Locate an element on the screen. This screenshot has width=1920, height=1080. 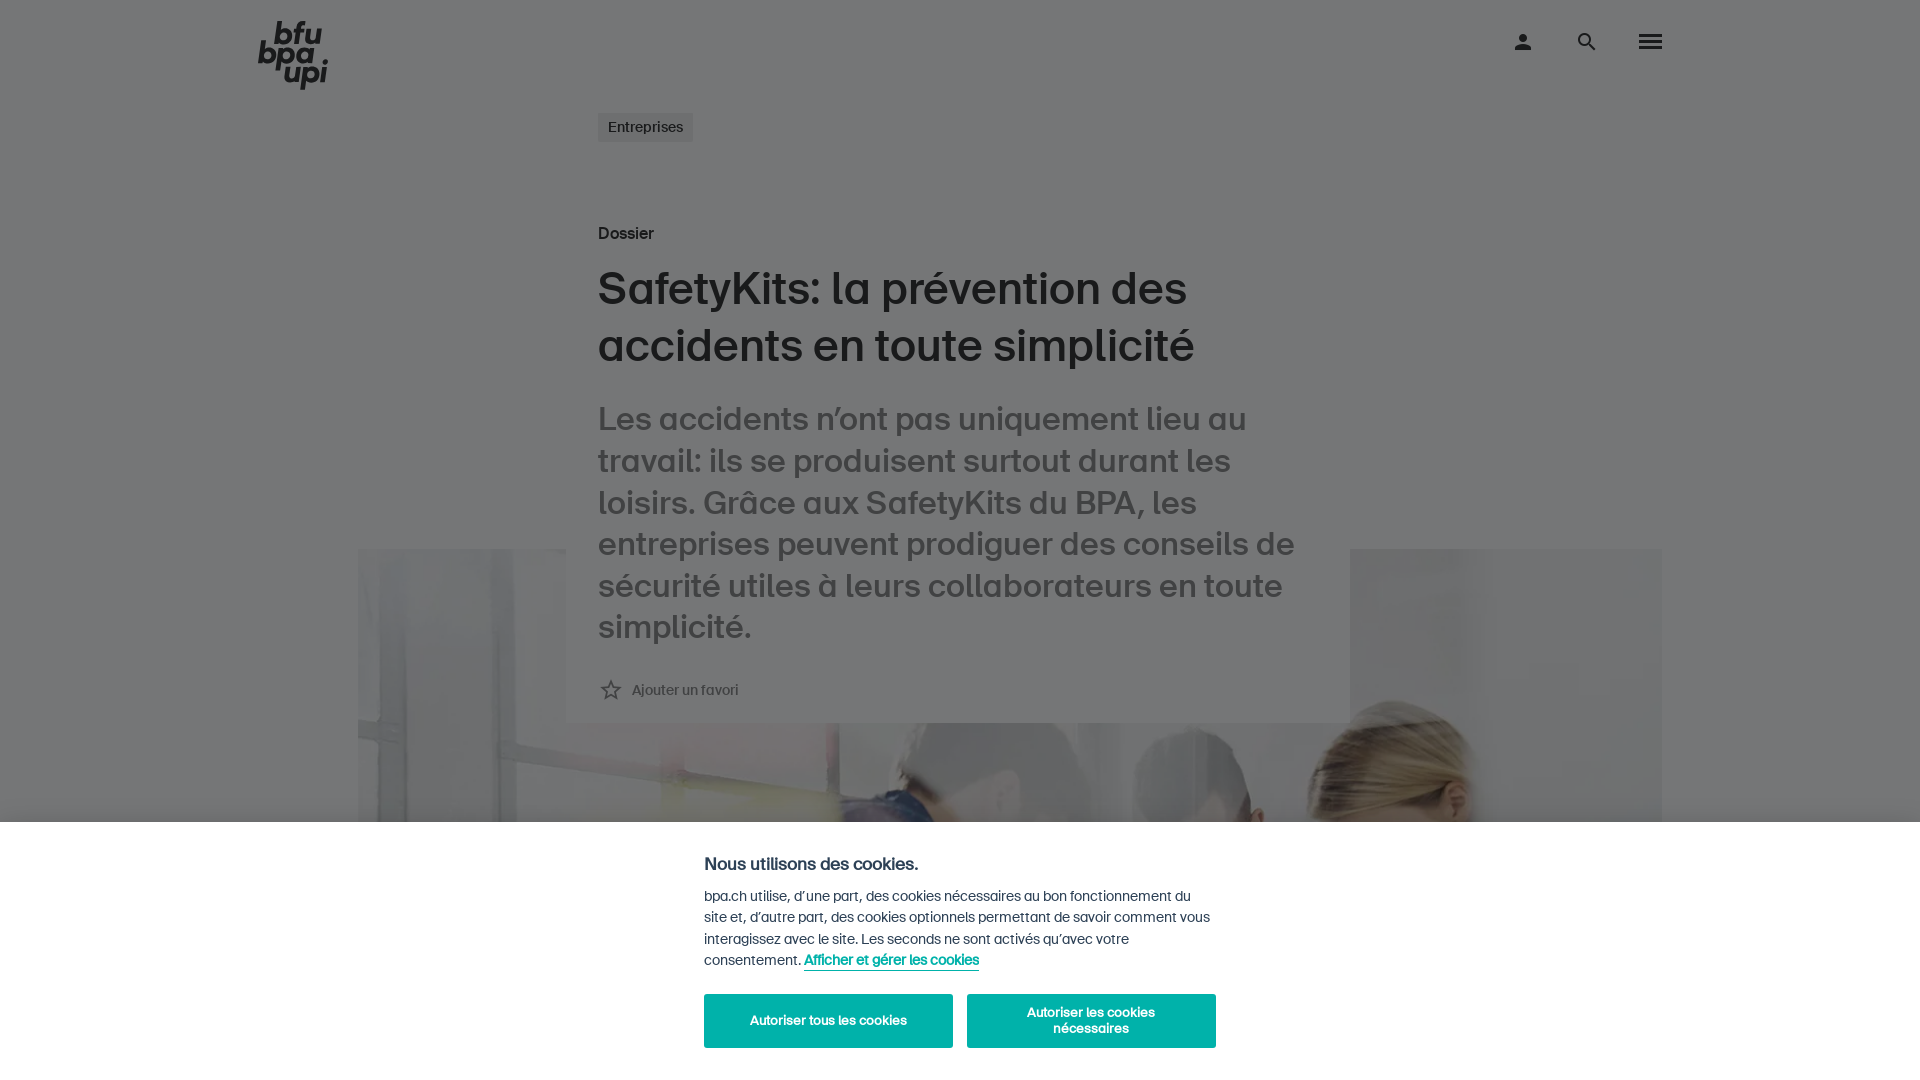
'search' is located at coordinates (1586, 41).